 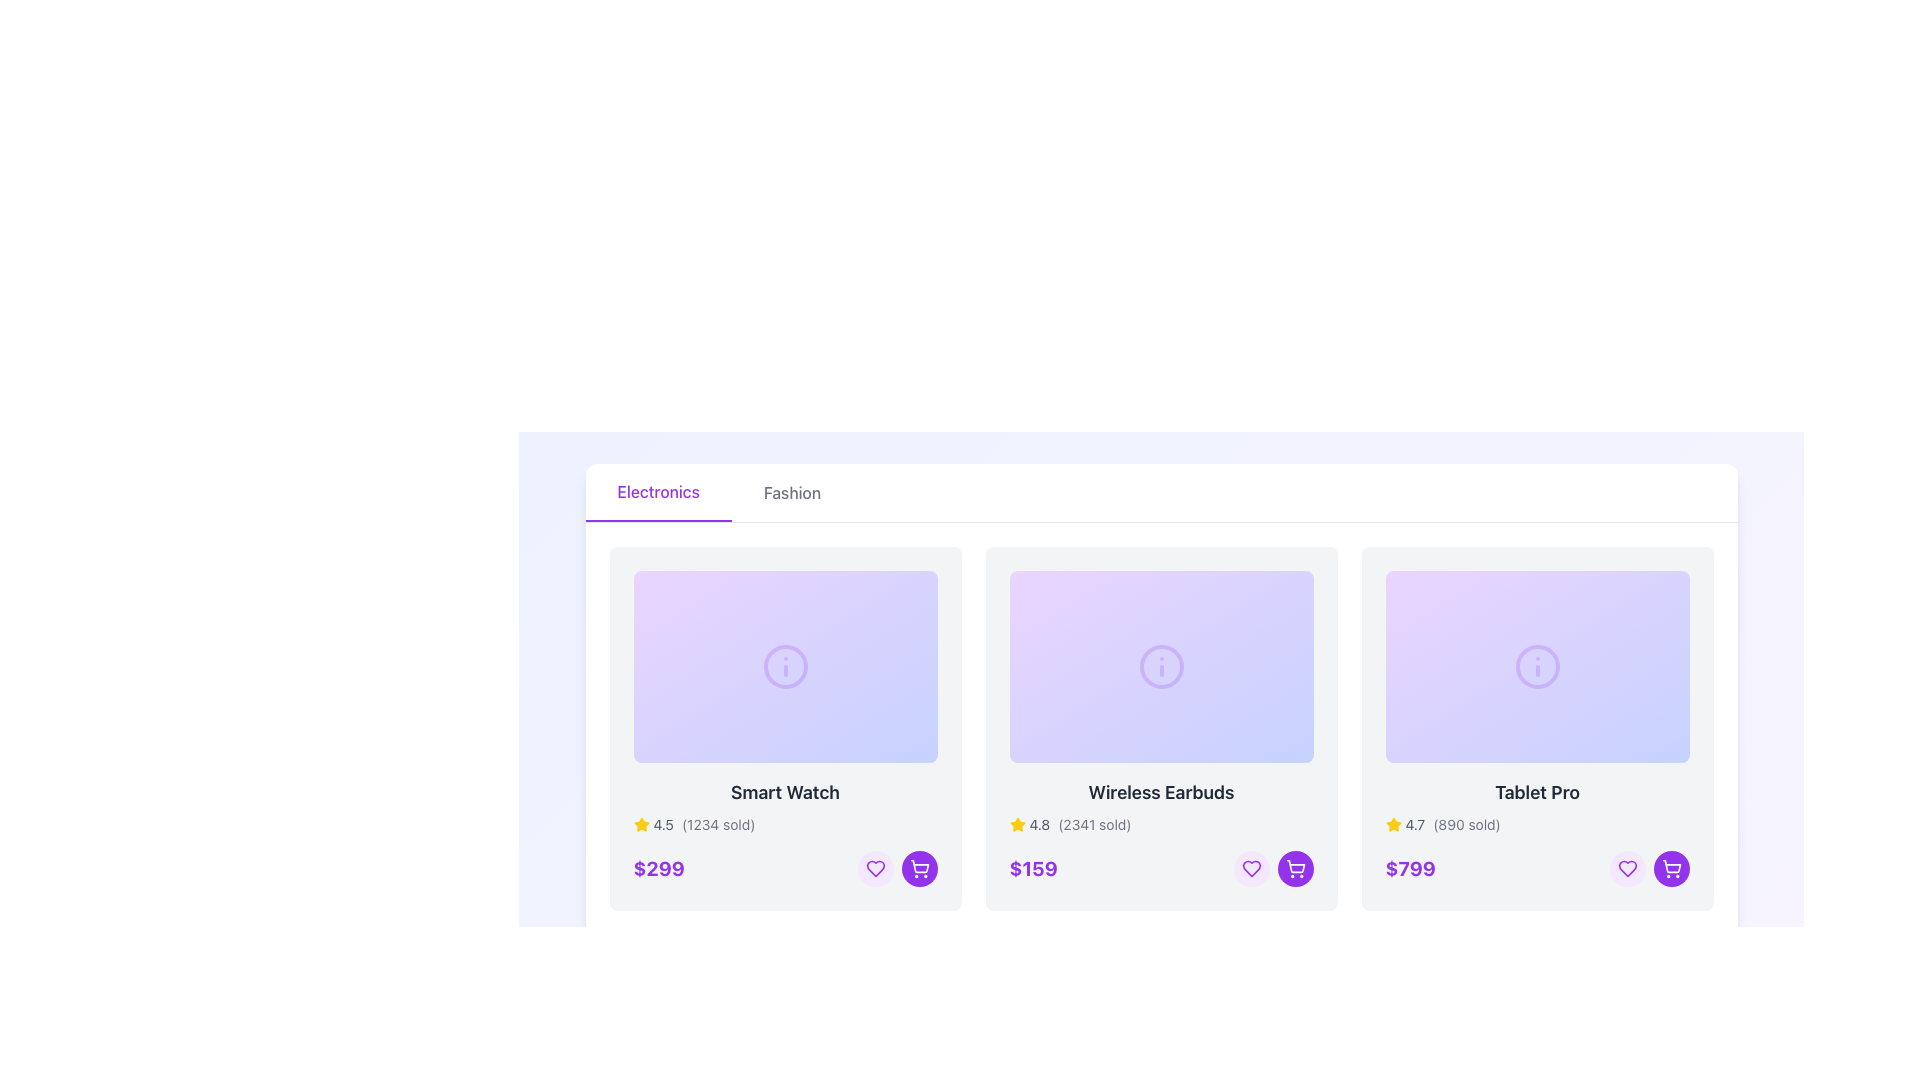 What do you see at coordinates (1295, 867) in the screenshot?
I see `the circular purple button with a white shopping cart icon located at the bottom-right of the 'Tablet Pro' product card` at bounding box center [1295, 867].